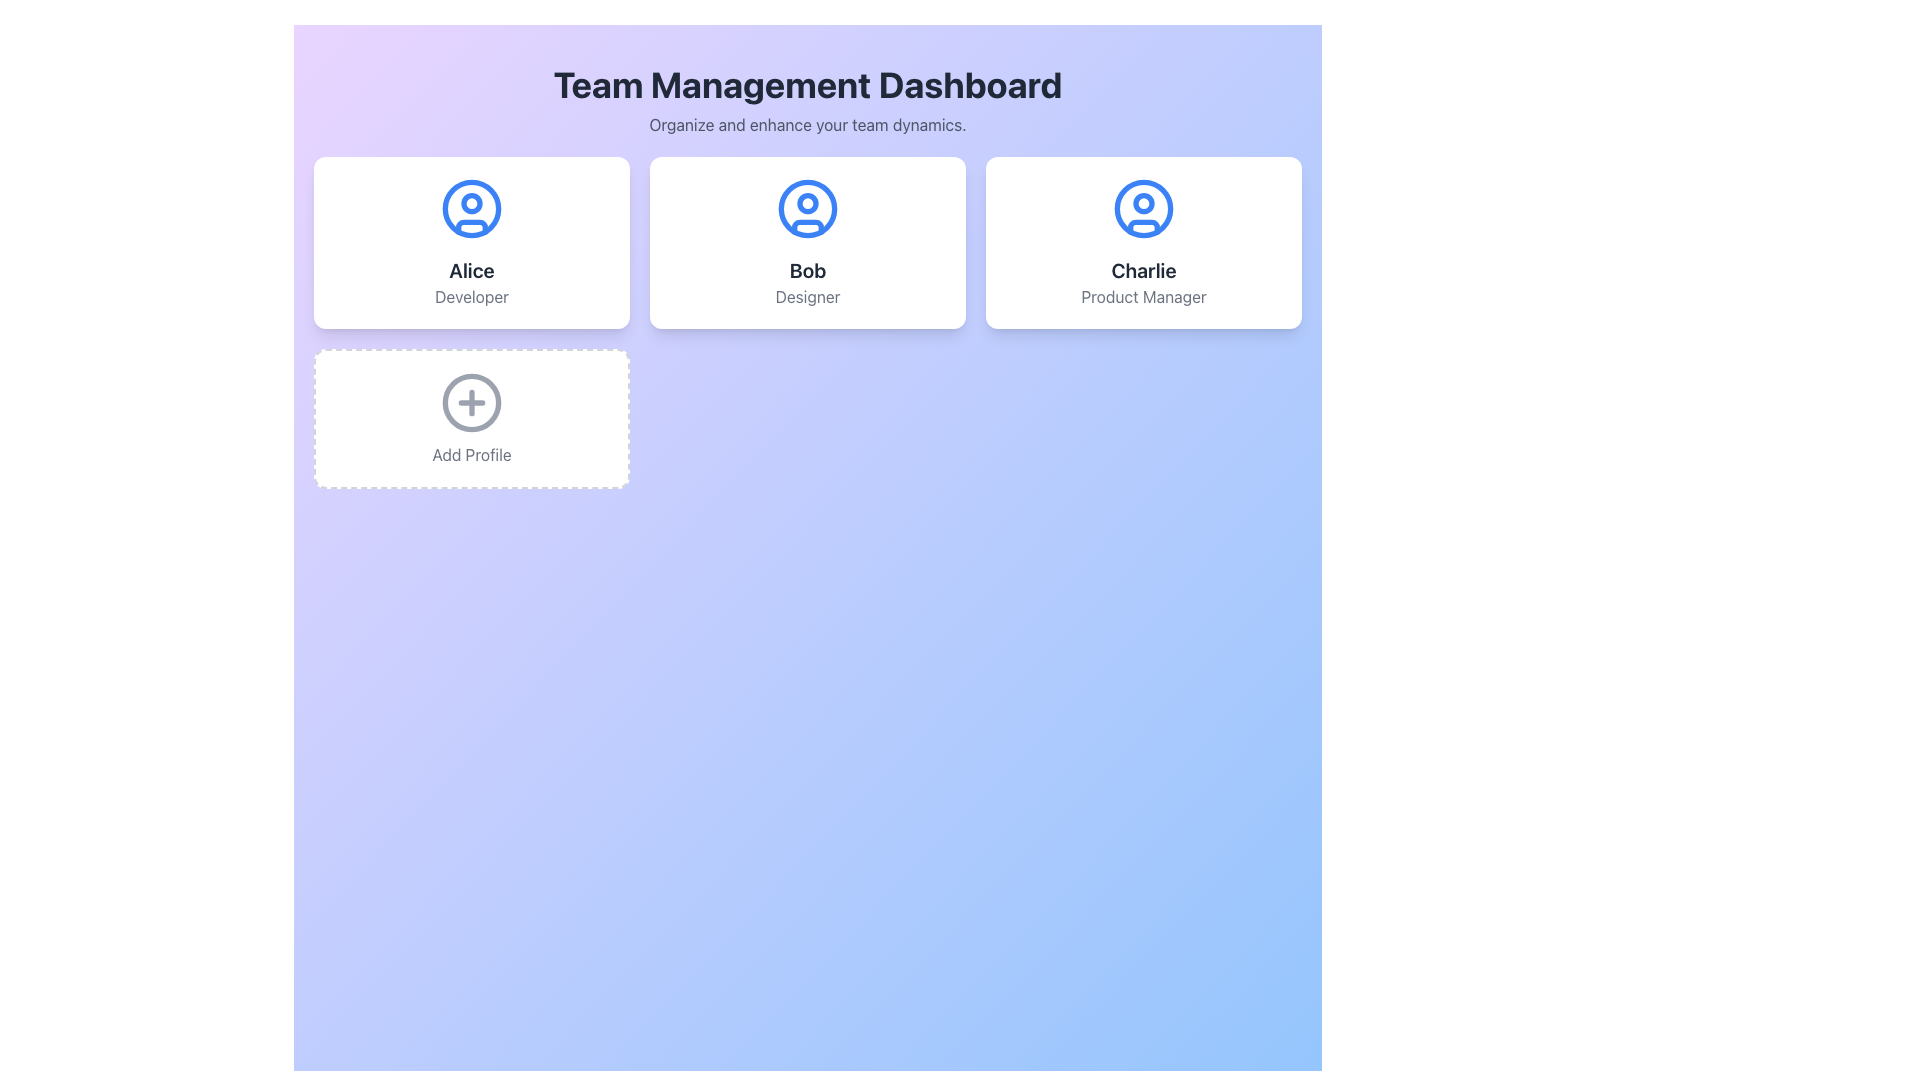 The height and width of the screenshot is (1080, 1920). Describe the element at coordinates (470, 208) in the screenshot. I see `the user avatar icon representing Alice, who is labeled as a 'Developer', located at the center of the card within a three-card layout` at that location.